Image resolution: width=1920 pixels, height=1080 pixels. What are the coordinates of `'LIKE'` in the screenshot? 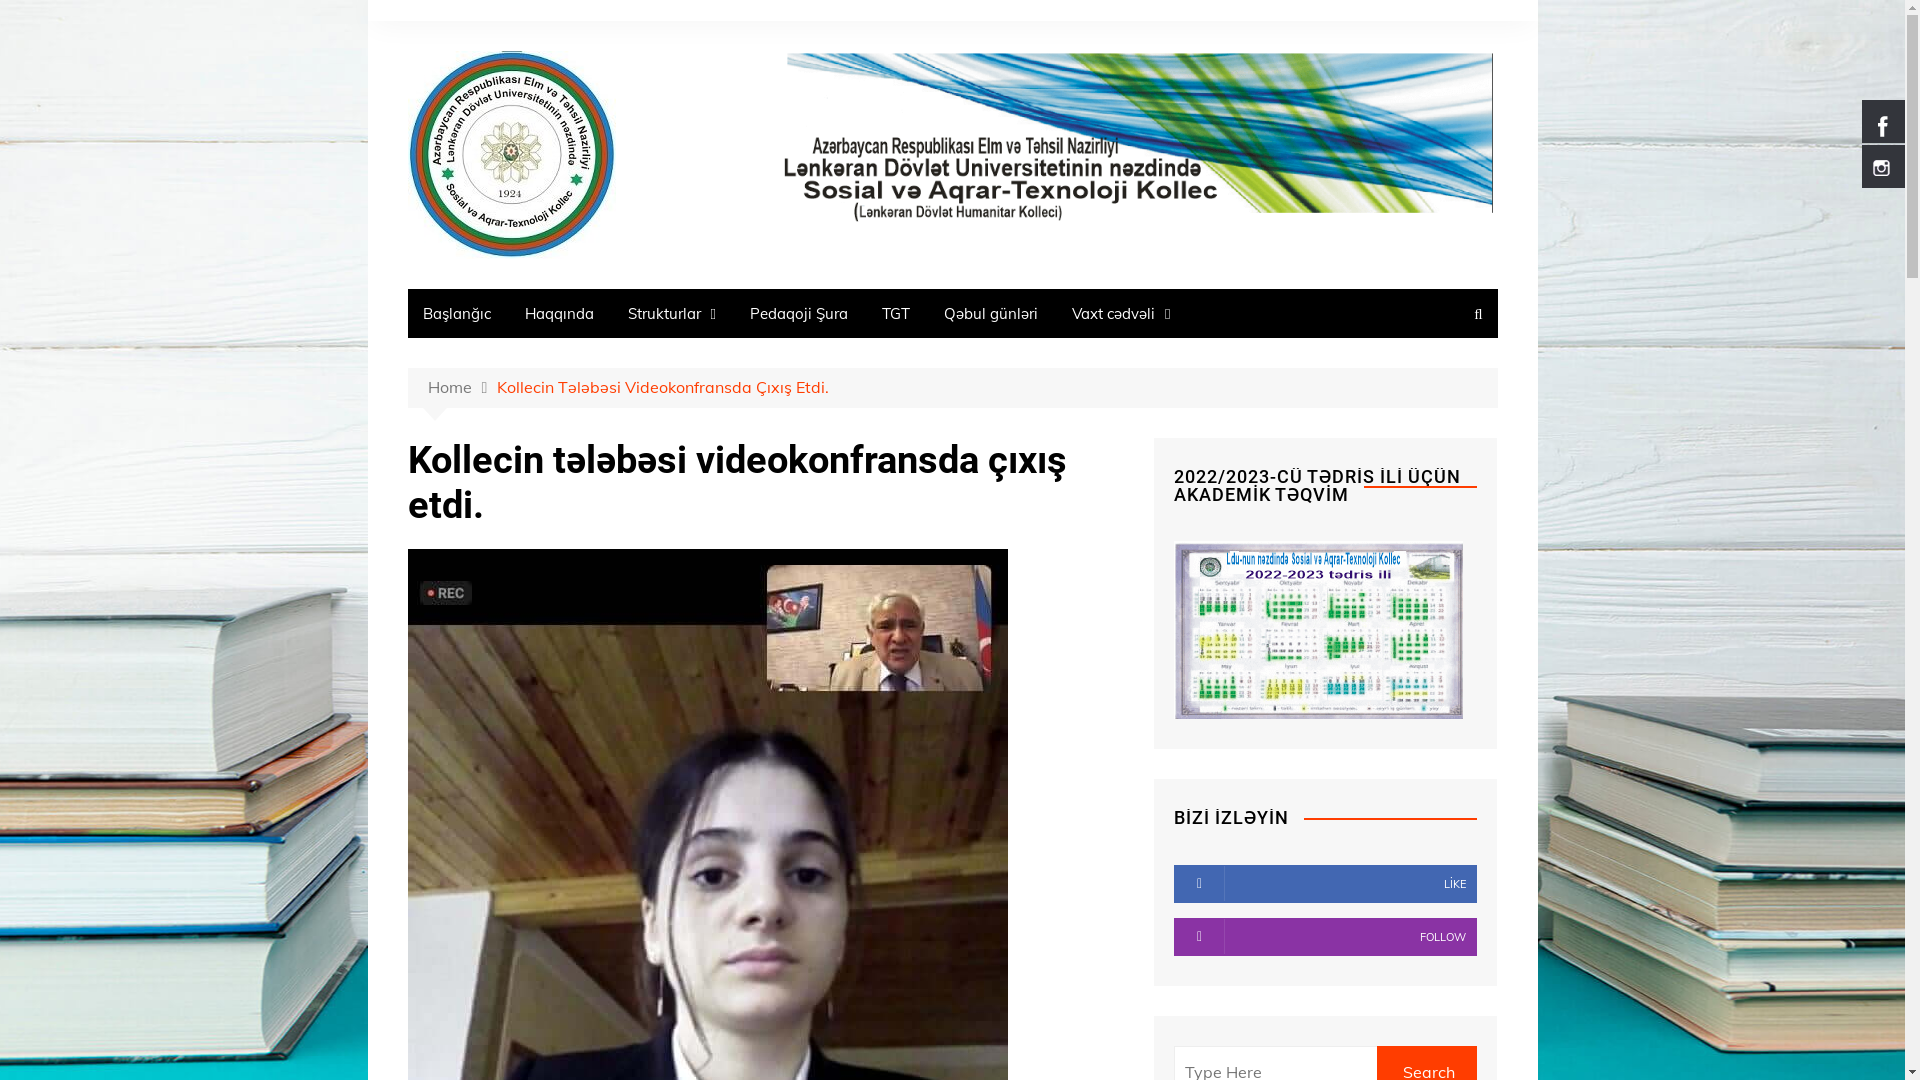 It's located at (1325, 882).